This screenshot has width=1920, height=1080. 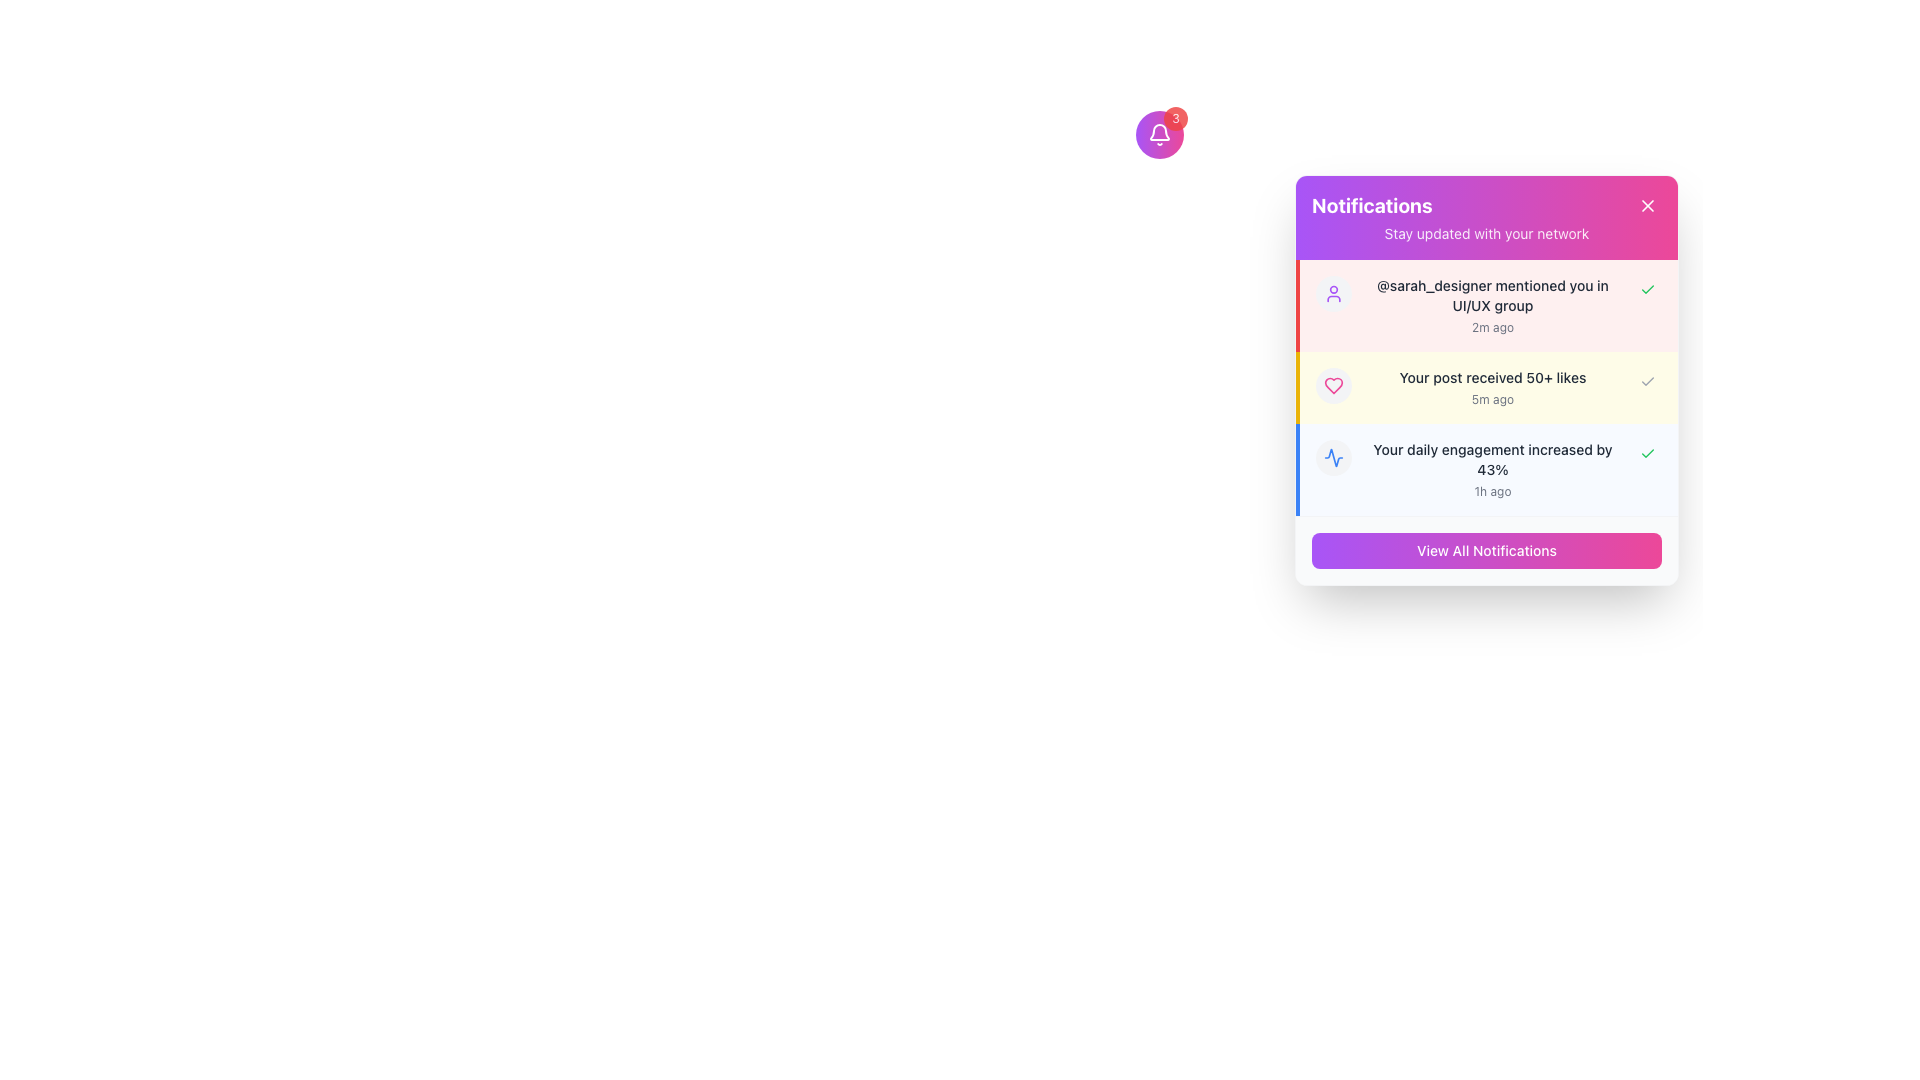 I want to click on the notification button located at the bottom-center of the notification panel with a white background and pink gradient header, so click(x=1487, y=551).